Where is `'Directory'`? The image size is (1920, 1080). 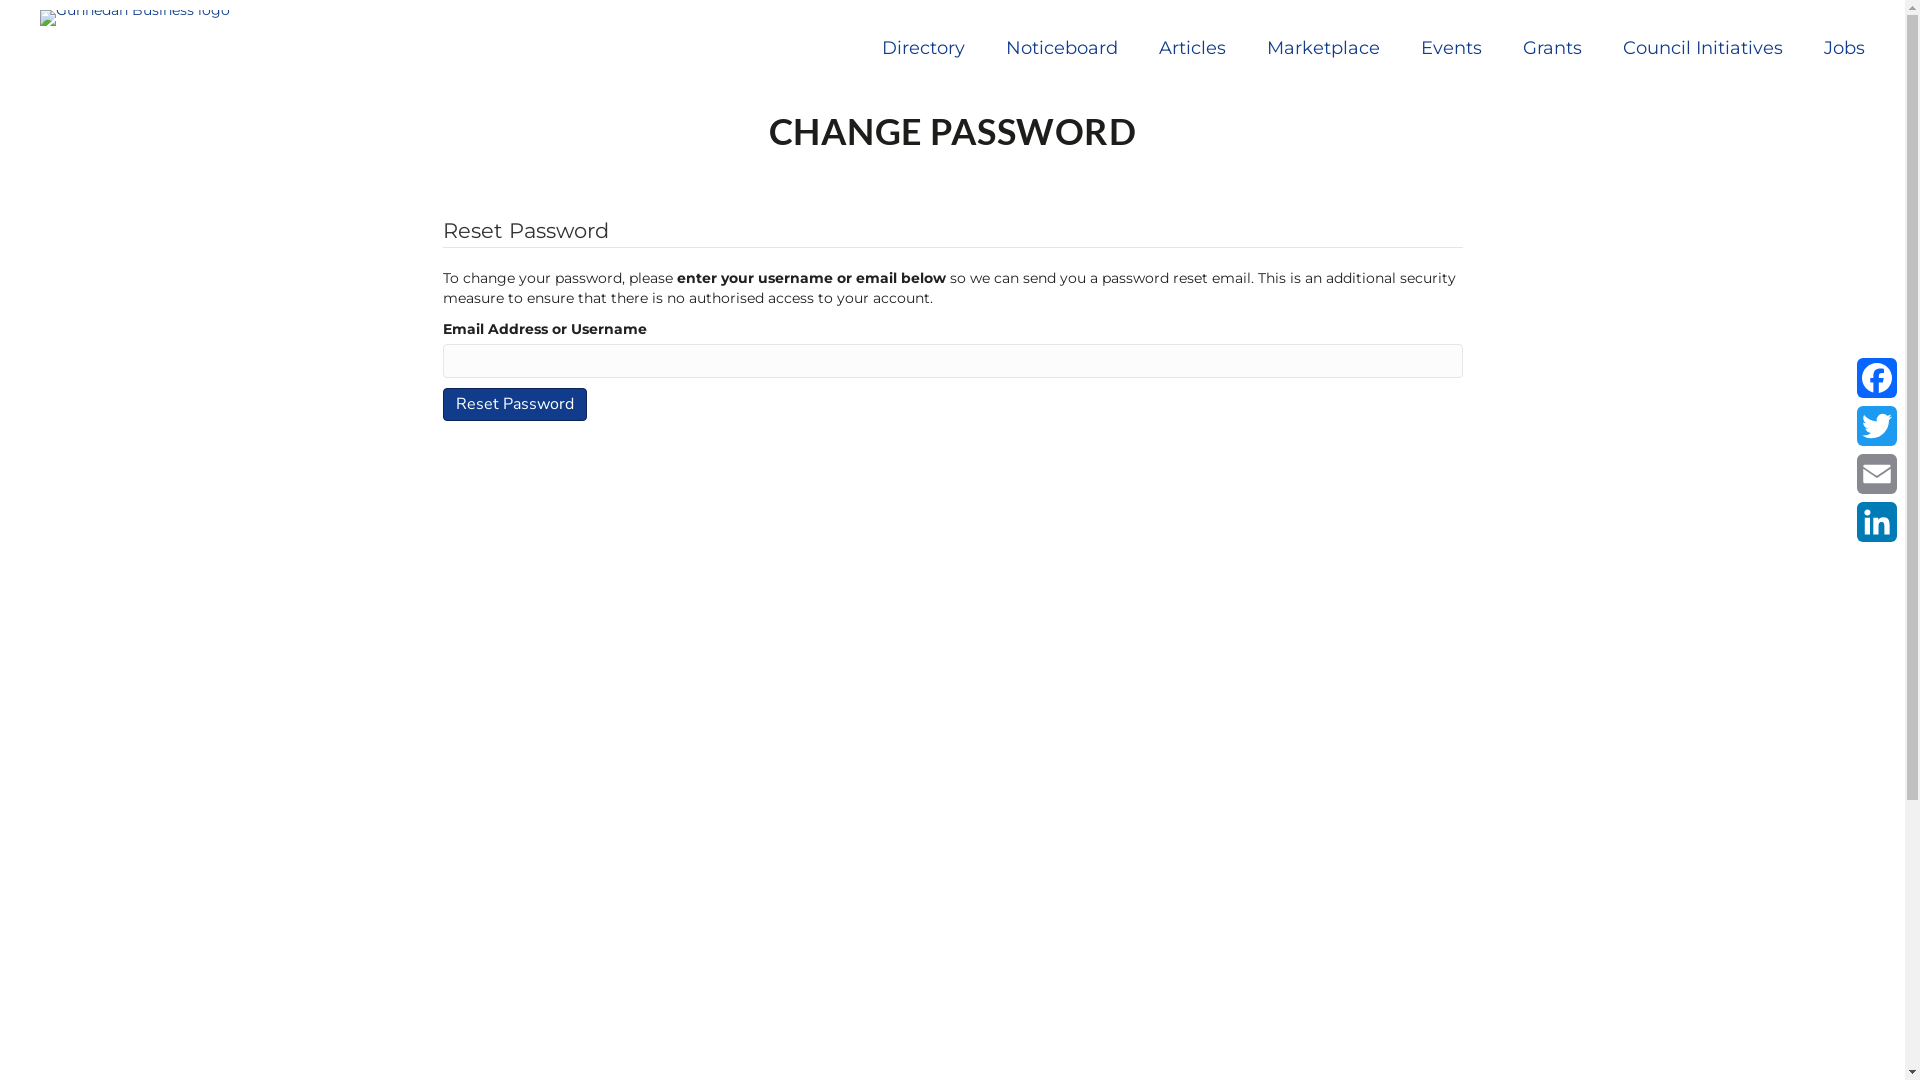
'Directory' is located at coordinates (922, 46).